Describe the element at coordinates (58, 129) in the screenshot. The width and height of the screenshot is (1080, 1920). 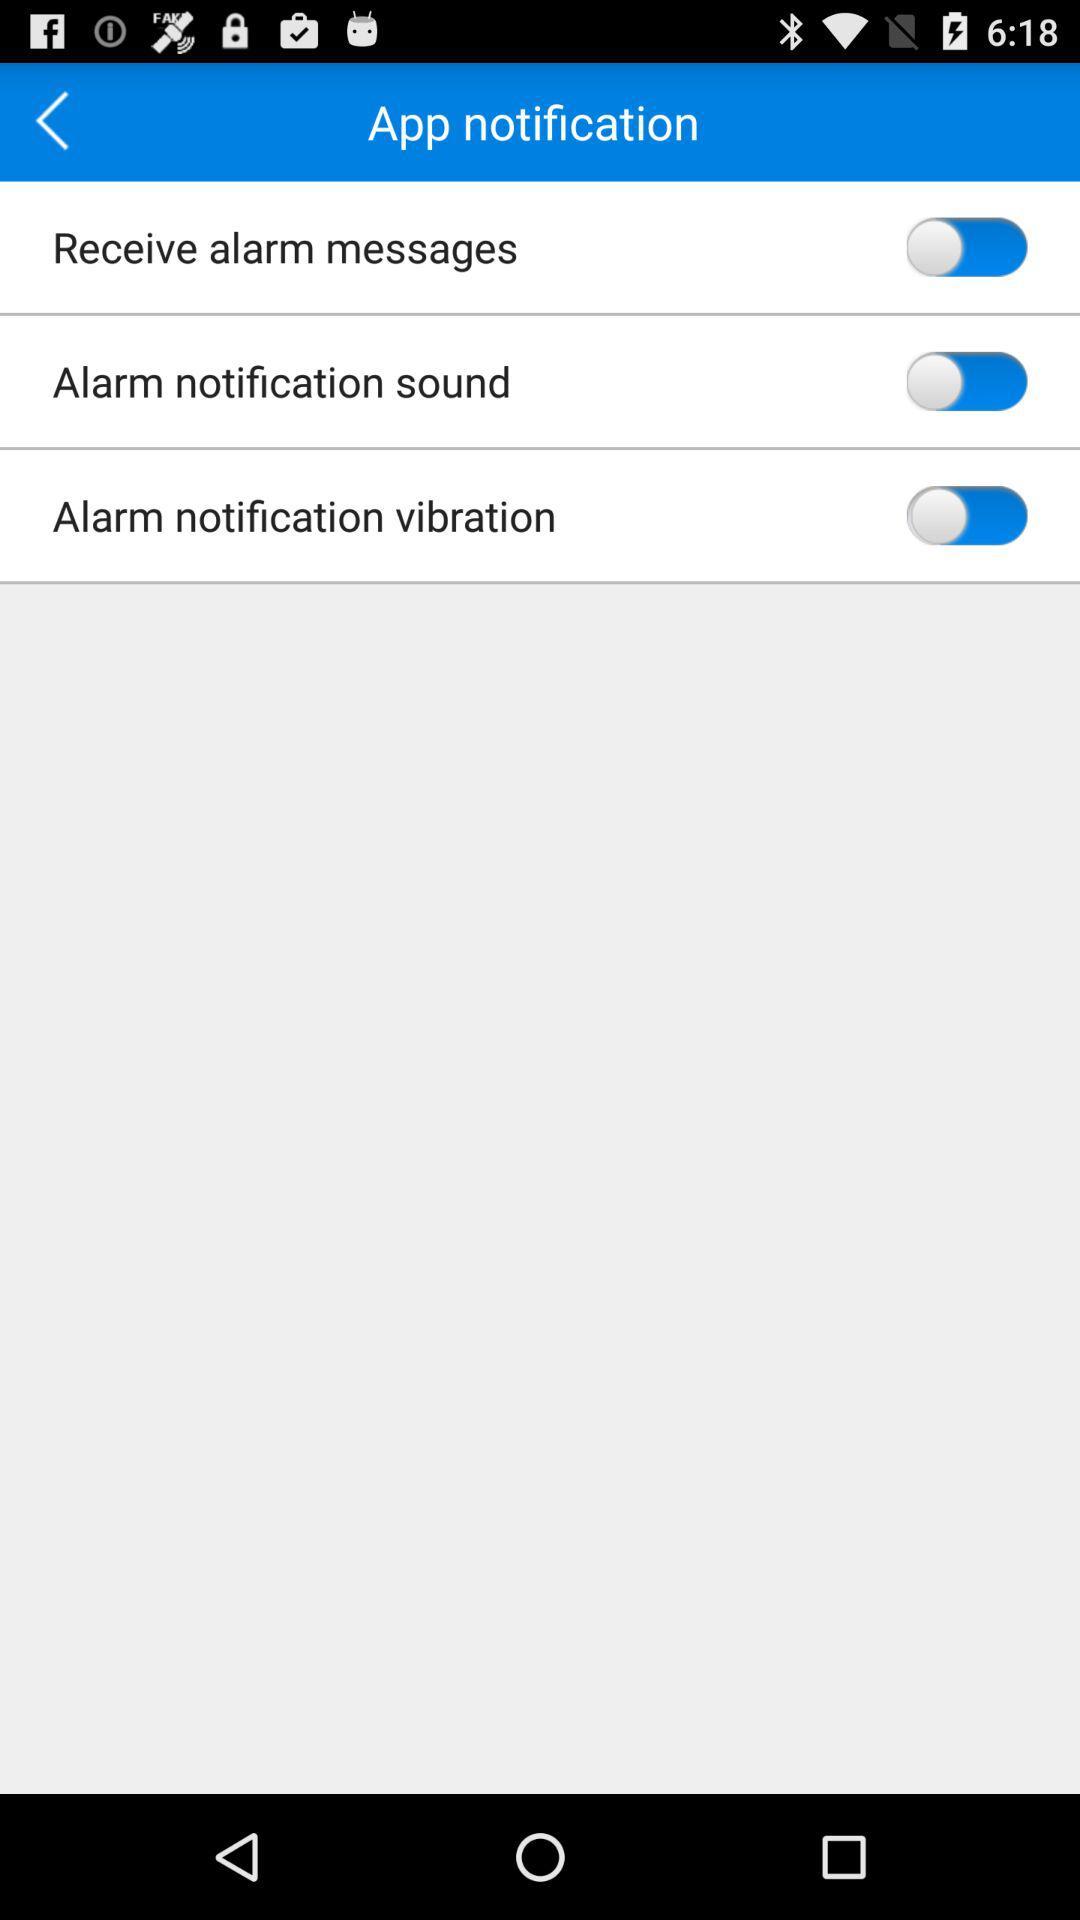
I see `the arrow_backward icon` at that location.